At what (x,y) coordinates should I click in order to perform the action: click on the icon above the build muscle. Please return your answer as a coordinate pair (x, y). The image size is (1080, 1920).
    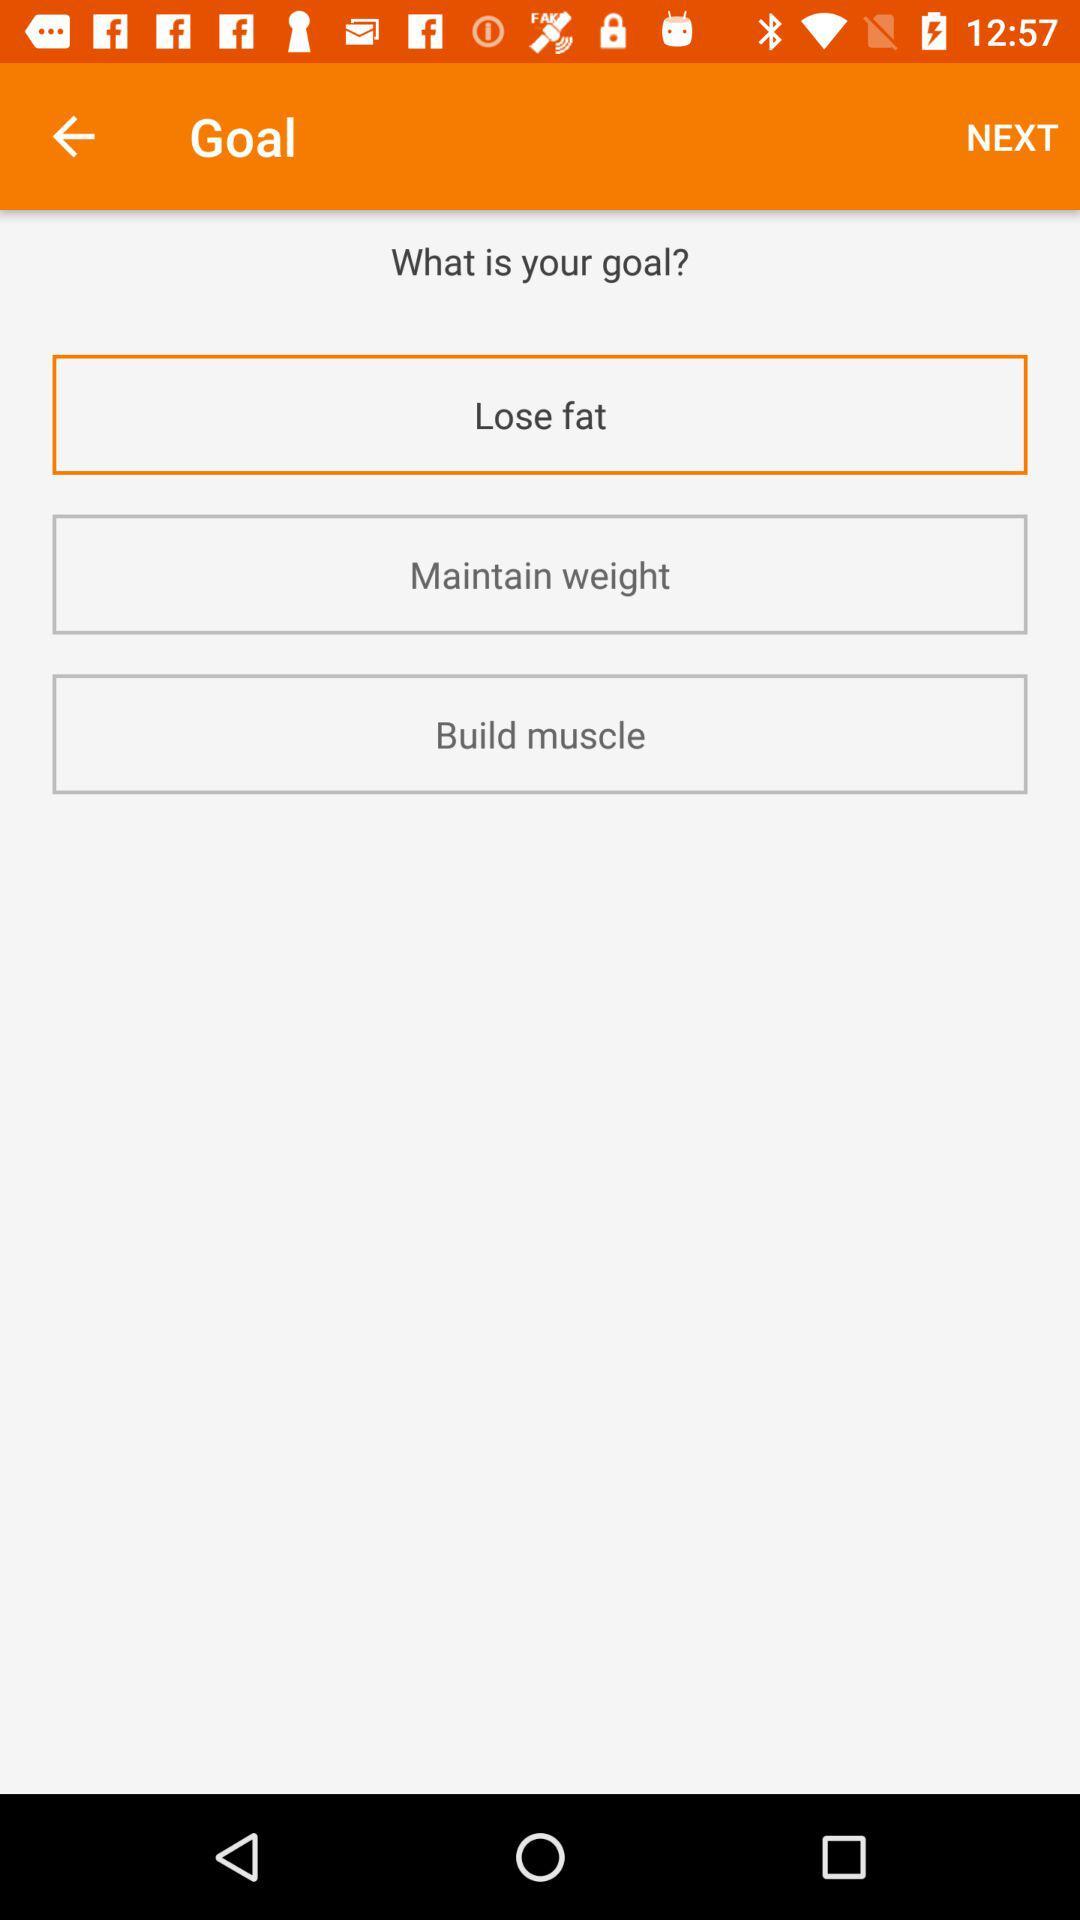
    Looking at the image, I should click on (540, 573).